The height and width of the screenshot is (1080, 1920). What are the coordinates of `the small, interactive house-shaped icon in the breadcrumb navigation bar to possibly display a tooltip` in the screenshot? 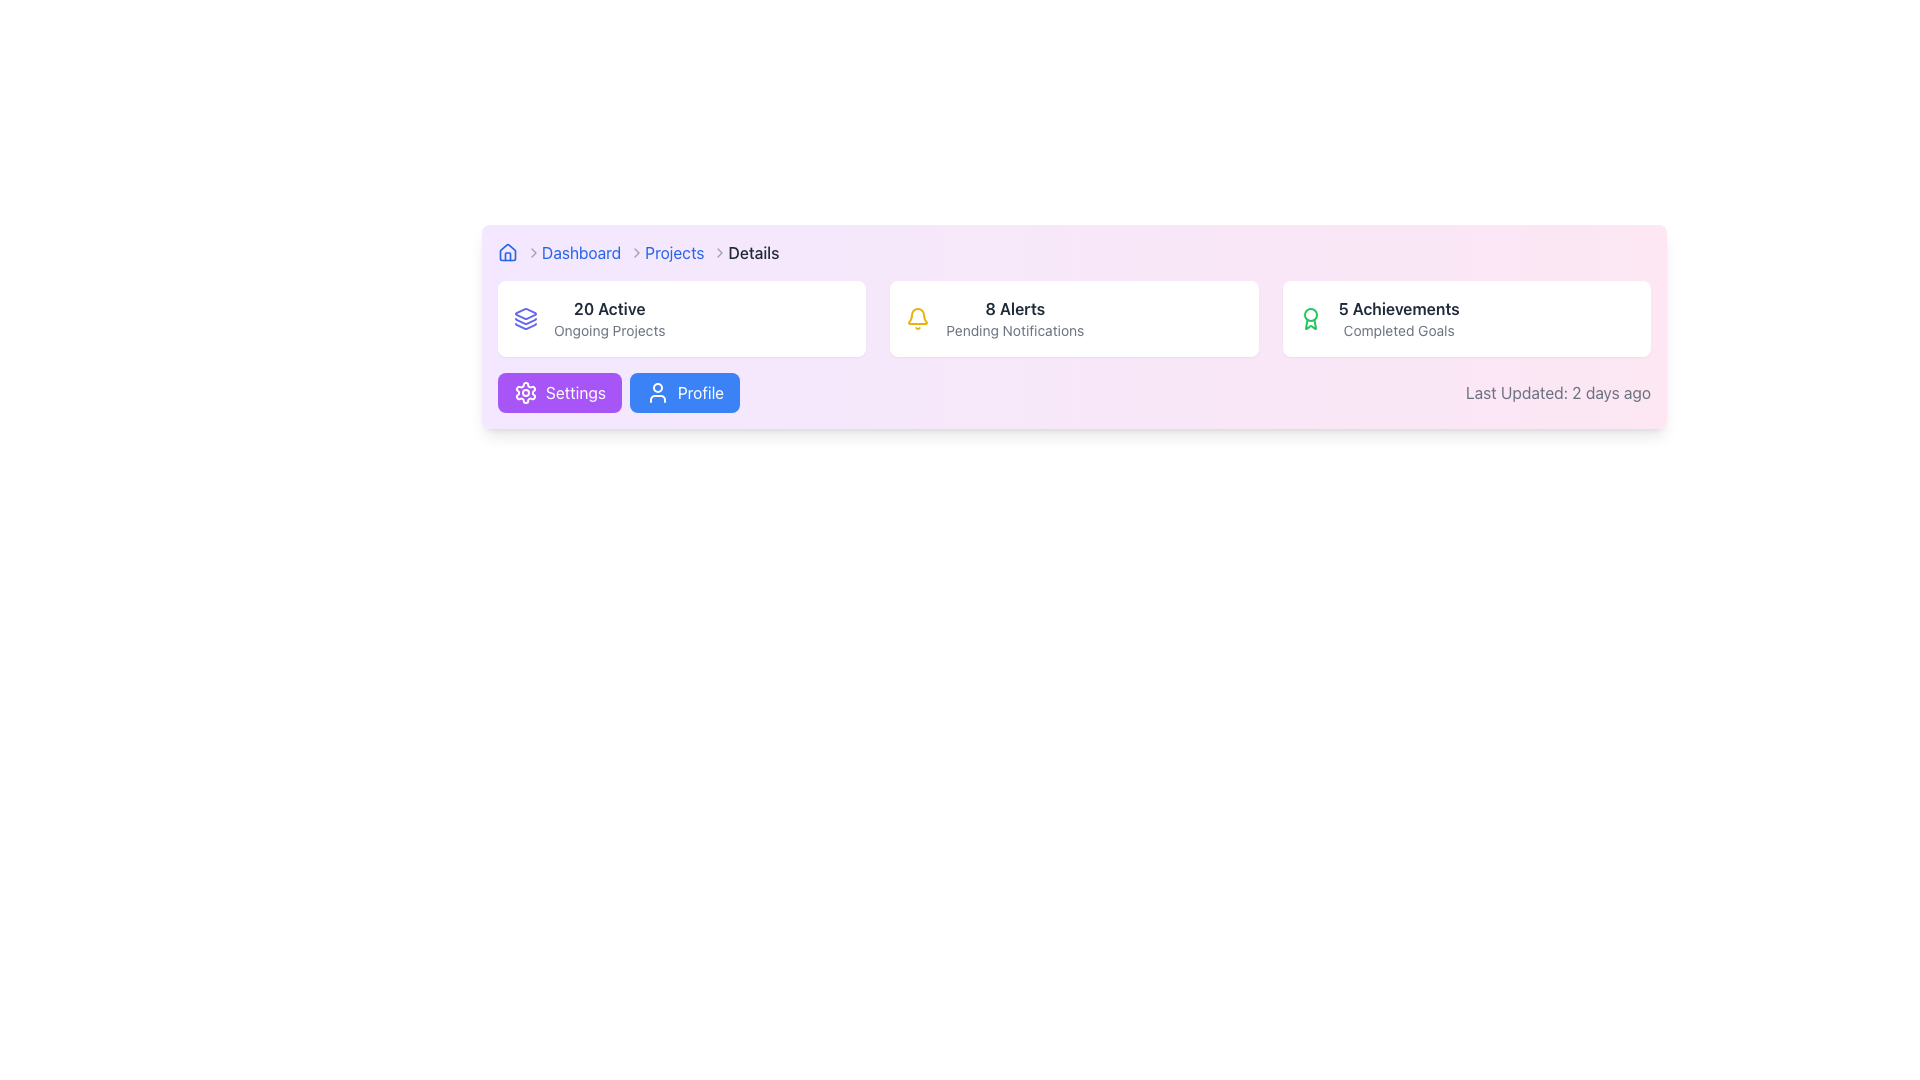 It's located at (508, 252).